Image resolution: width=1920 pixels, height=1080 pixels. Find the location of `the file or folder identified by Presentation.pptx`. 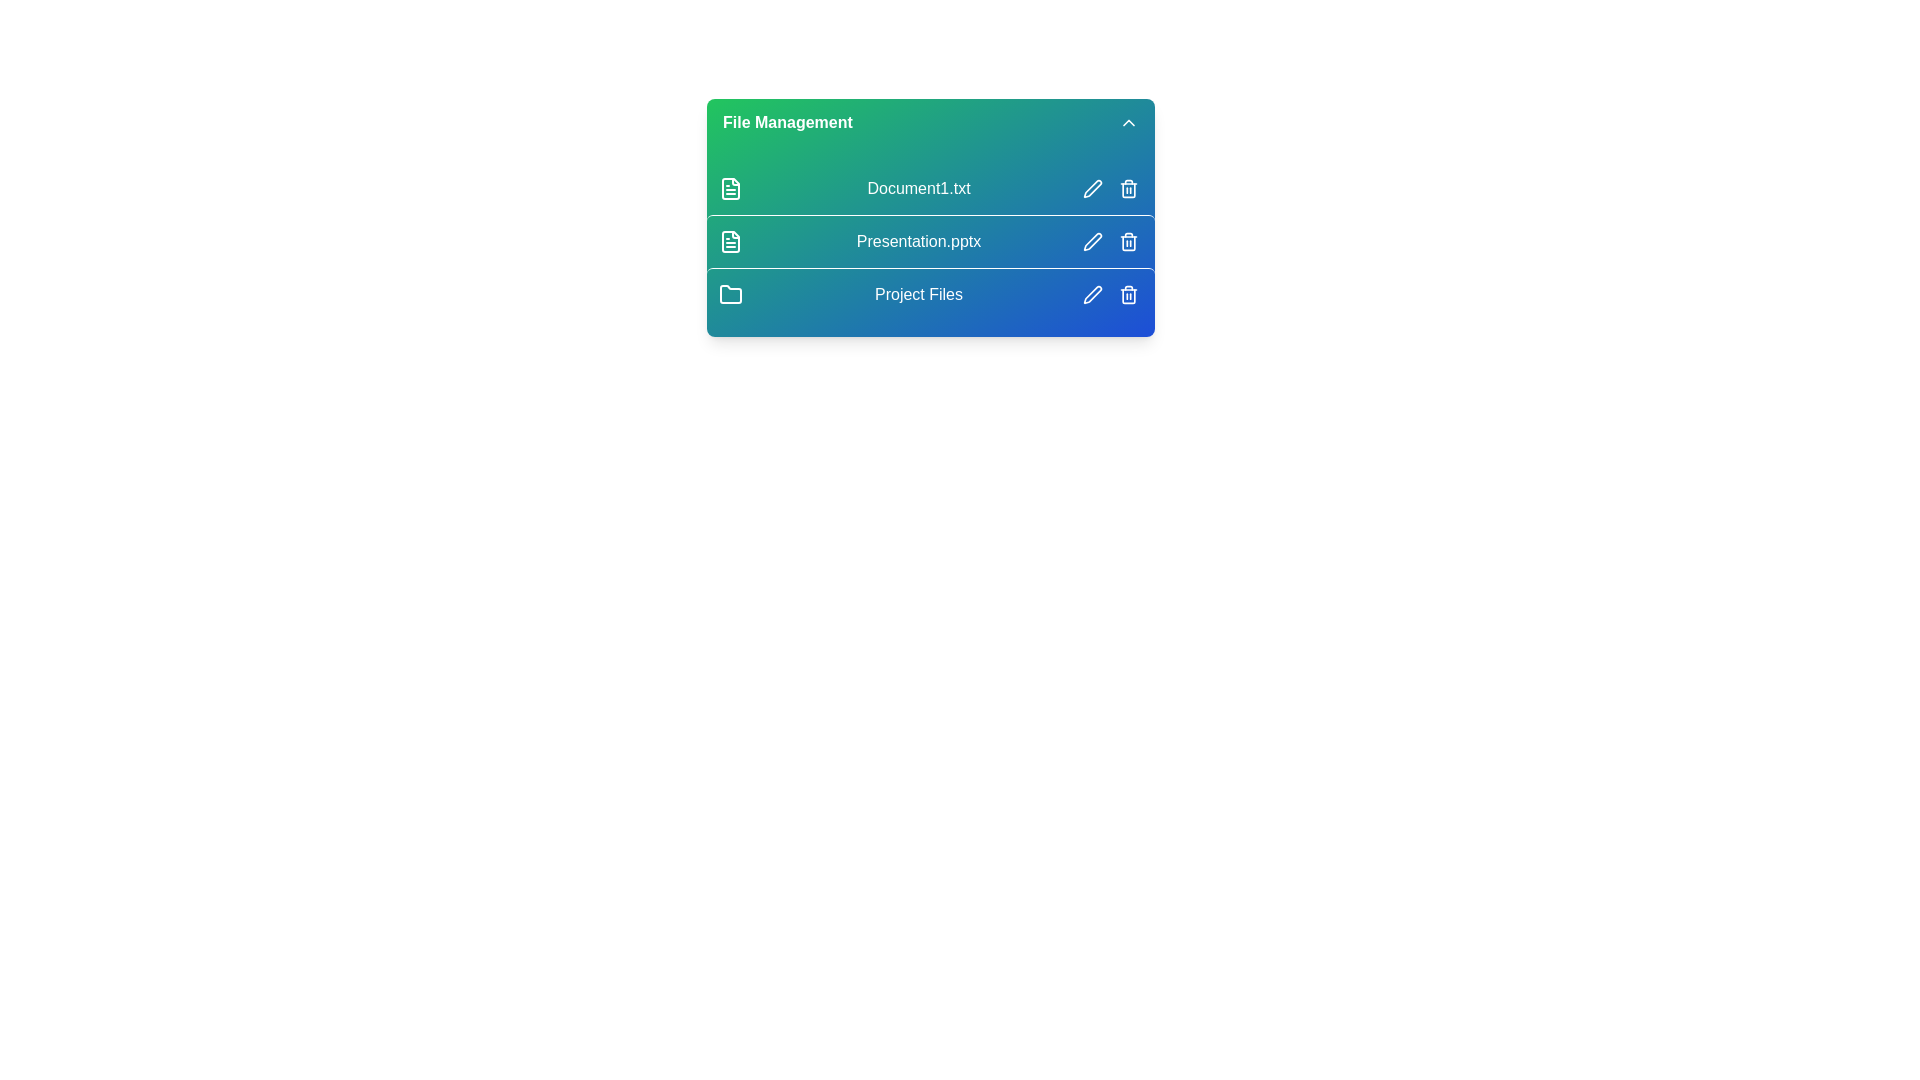

the file or folder identified by Presentation.pptx is located at coordinates (930, 240).